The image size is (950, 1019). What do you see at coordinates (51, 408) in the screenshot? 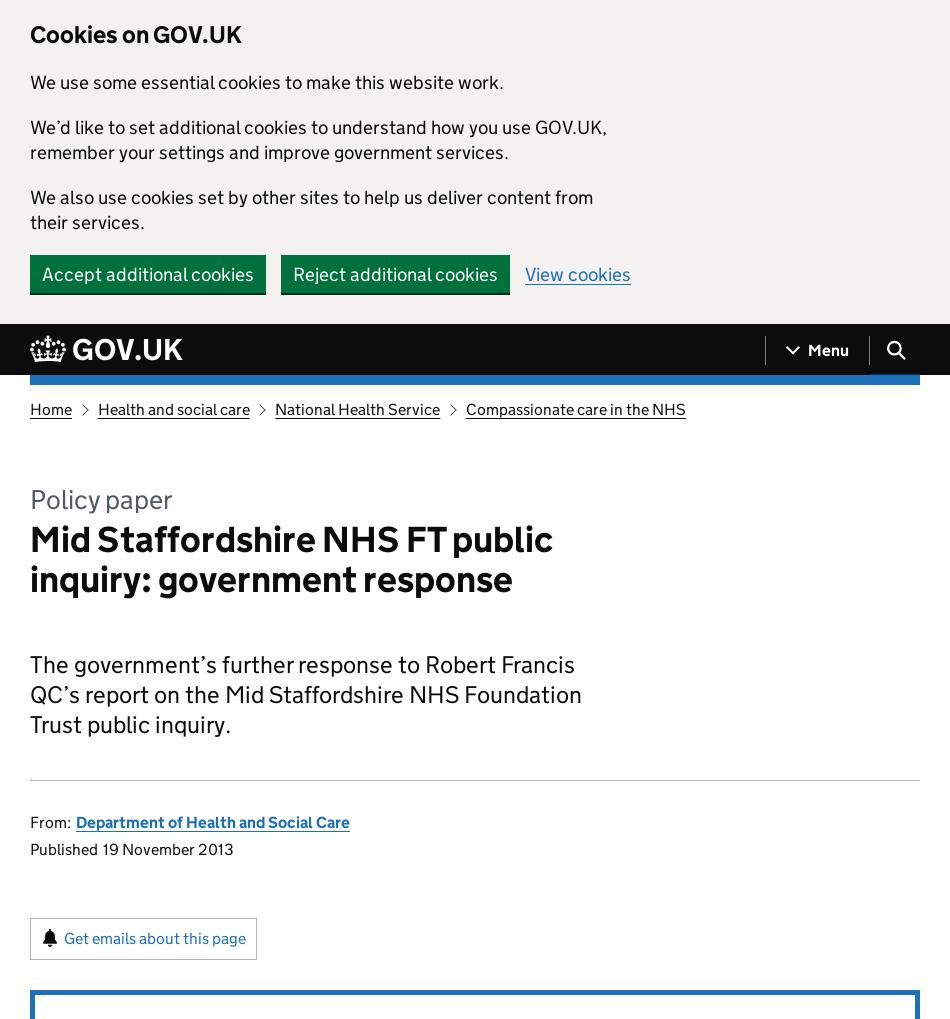
I see `'Home'` at bounding box center [51, 408].